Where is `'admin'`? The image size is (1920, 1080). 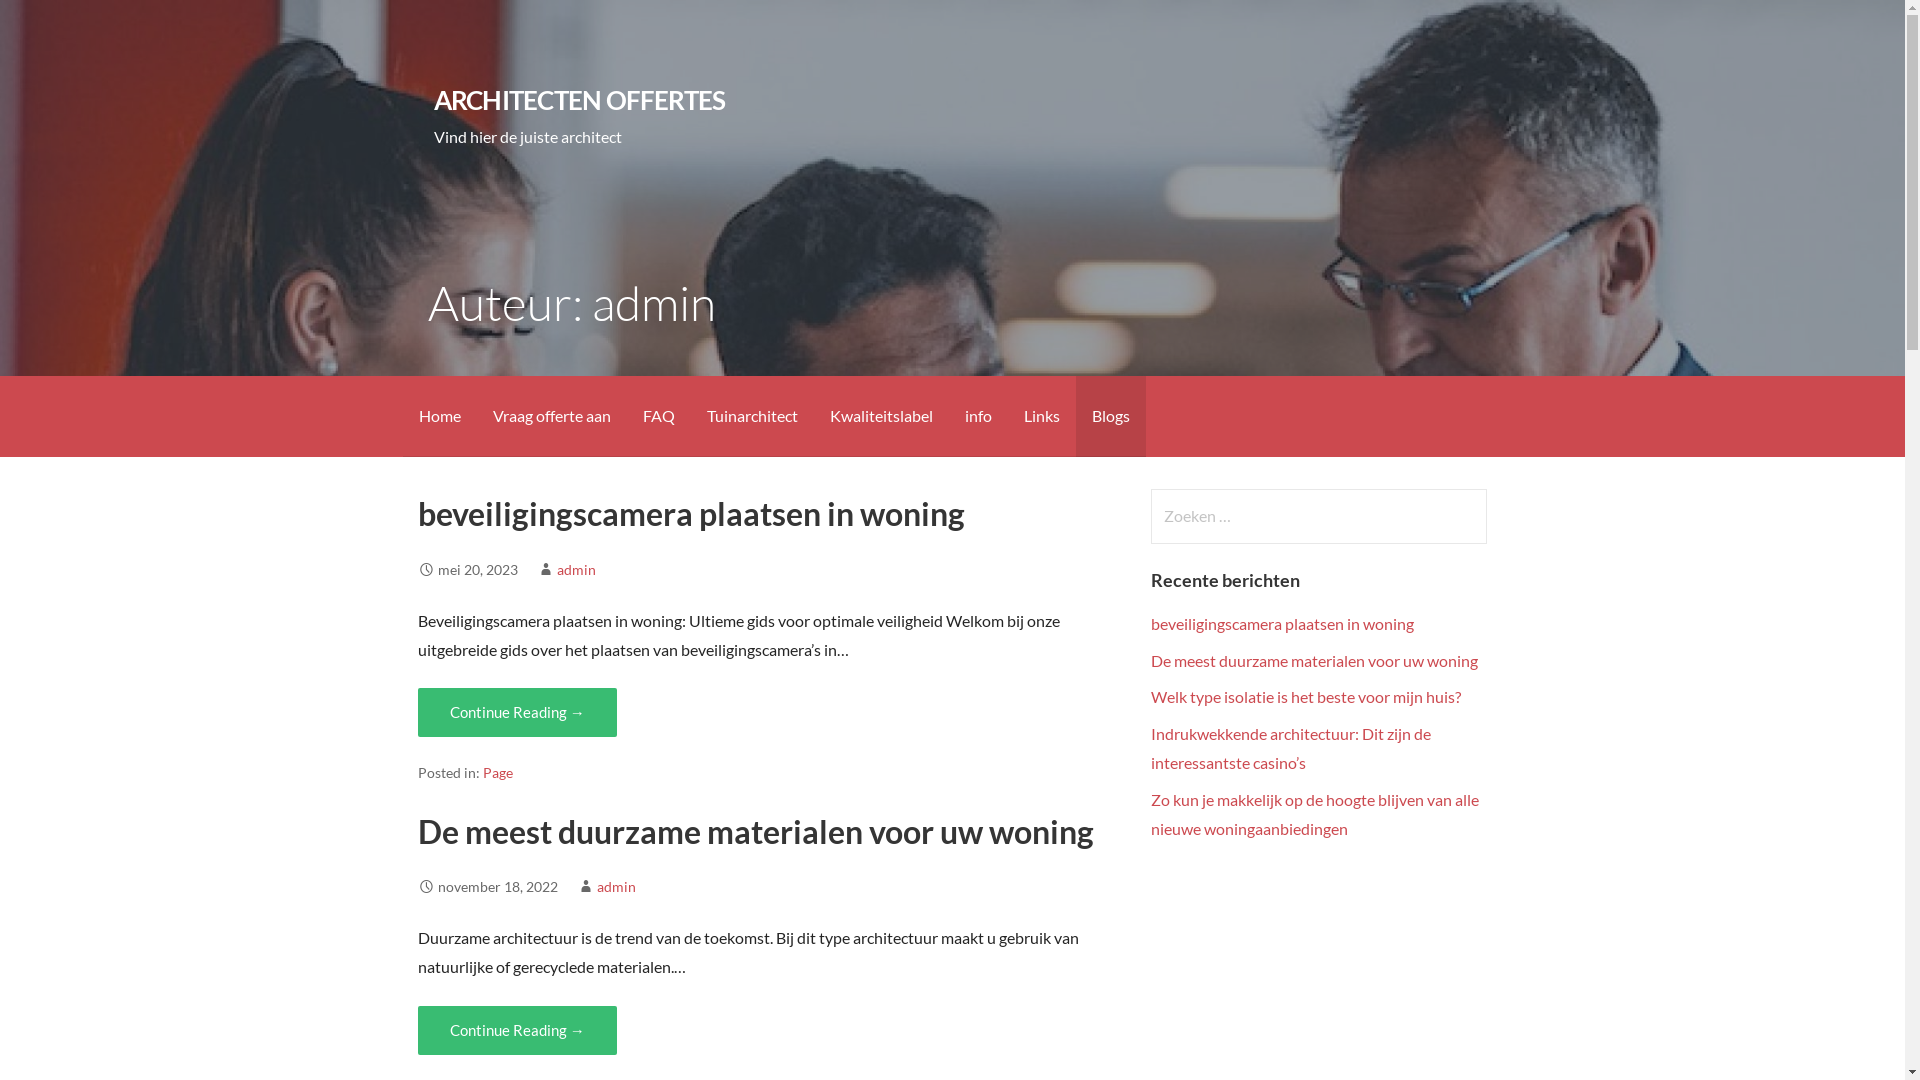
'admin' is located at coordinates (615, 885).